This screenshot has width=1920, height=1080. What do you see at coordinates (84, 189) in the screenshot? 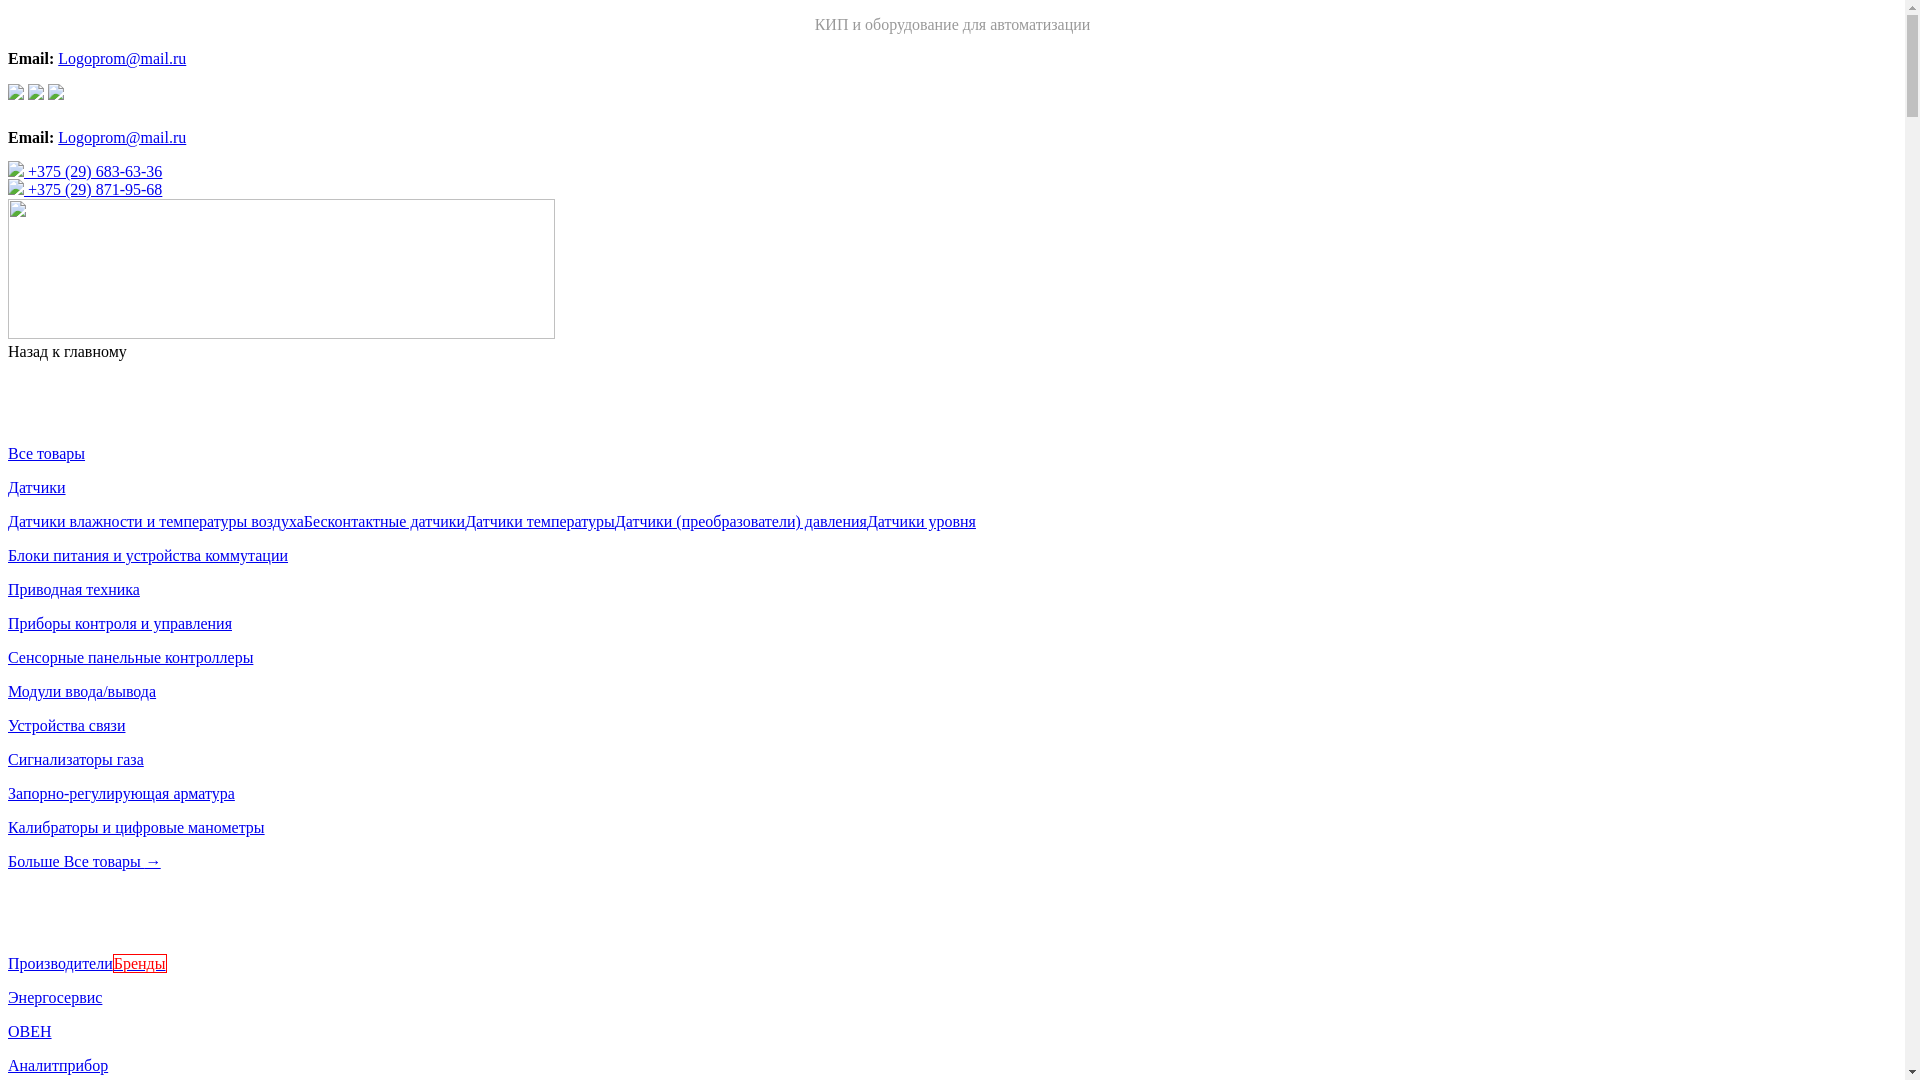
I see `'+375 (29) 871-95-68'` at bounding box center [84, 189].